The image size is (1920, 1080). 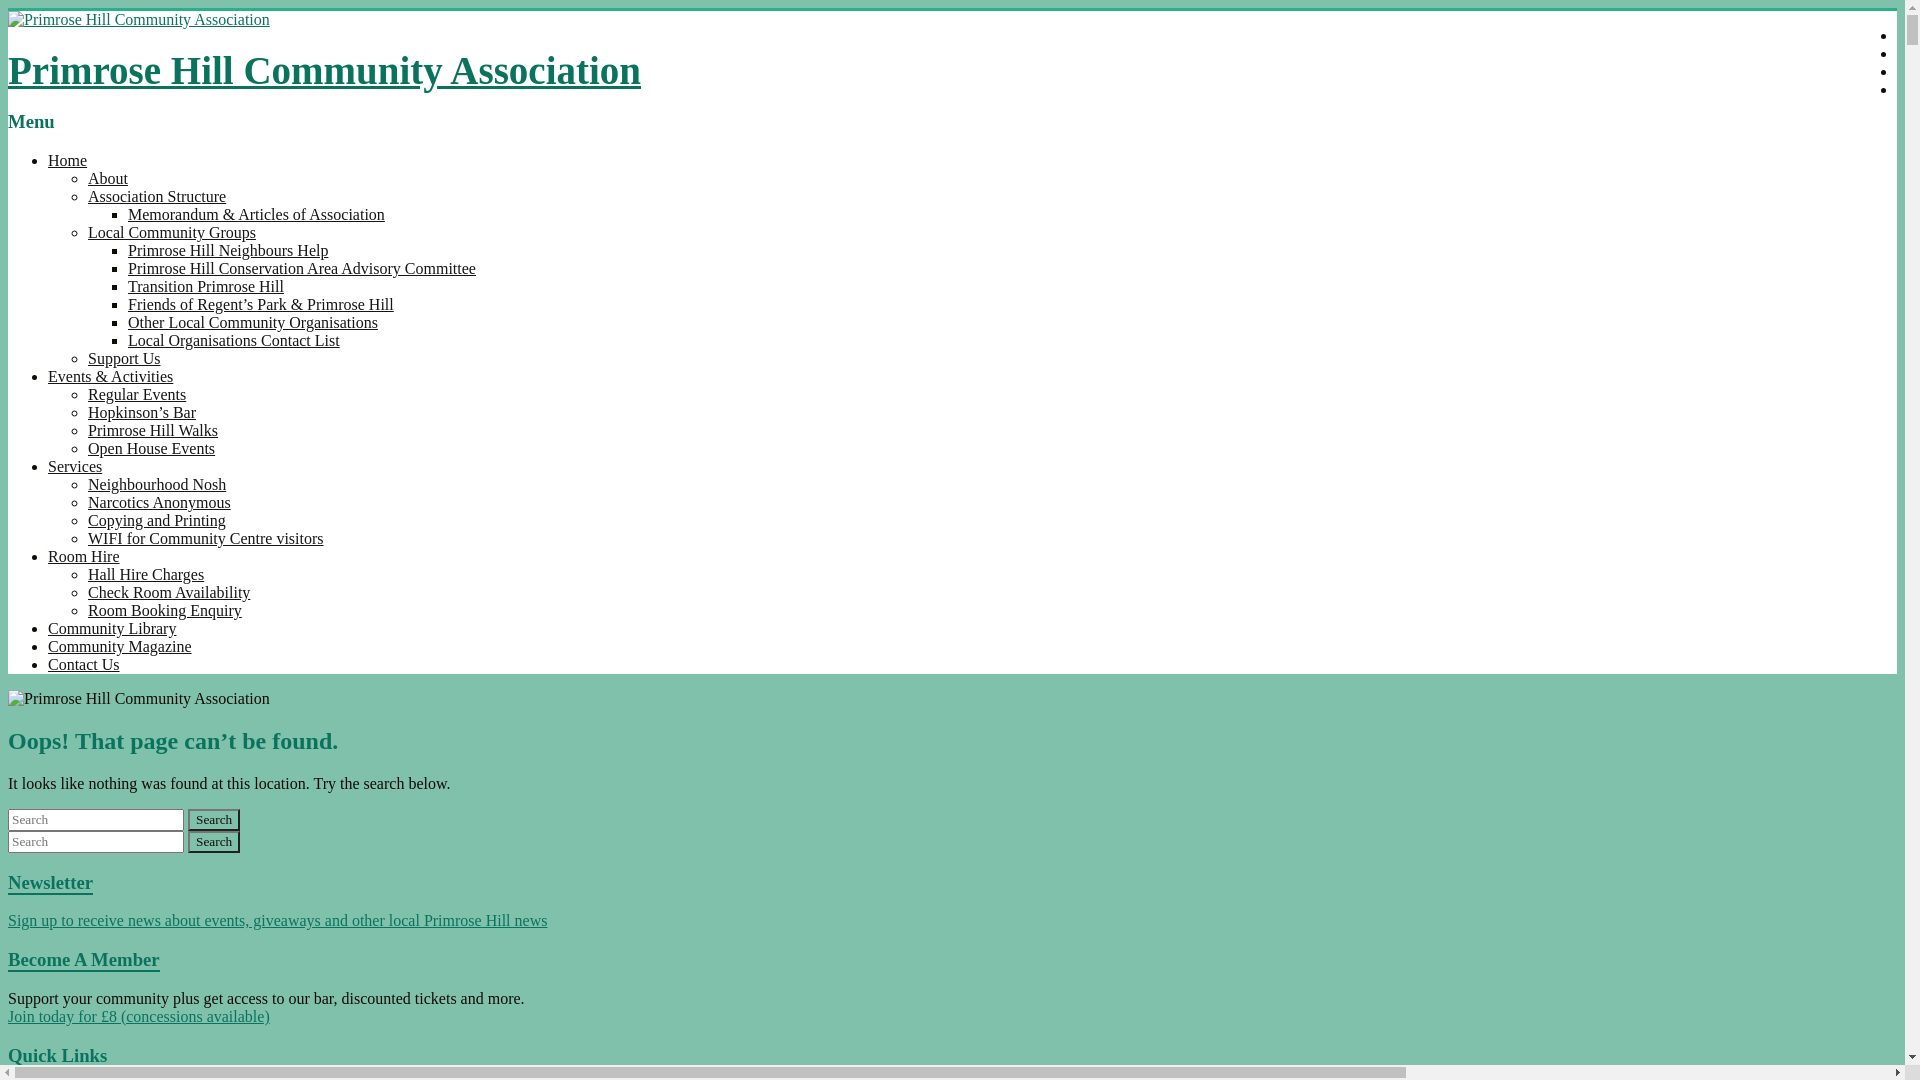 What do you see at coordinates (86, 447) in the screenshot?
I see `'Open House Events'` at bounding box center [86, 447].